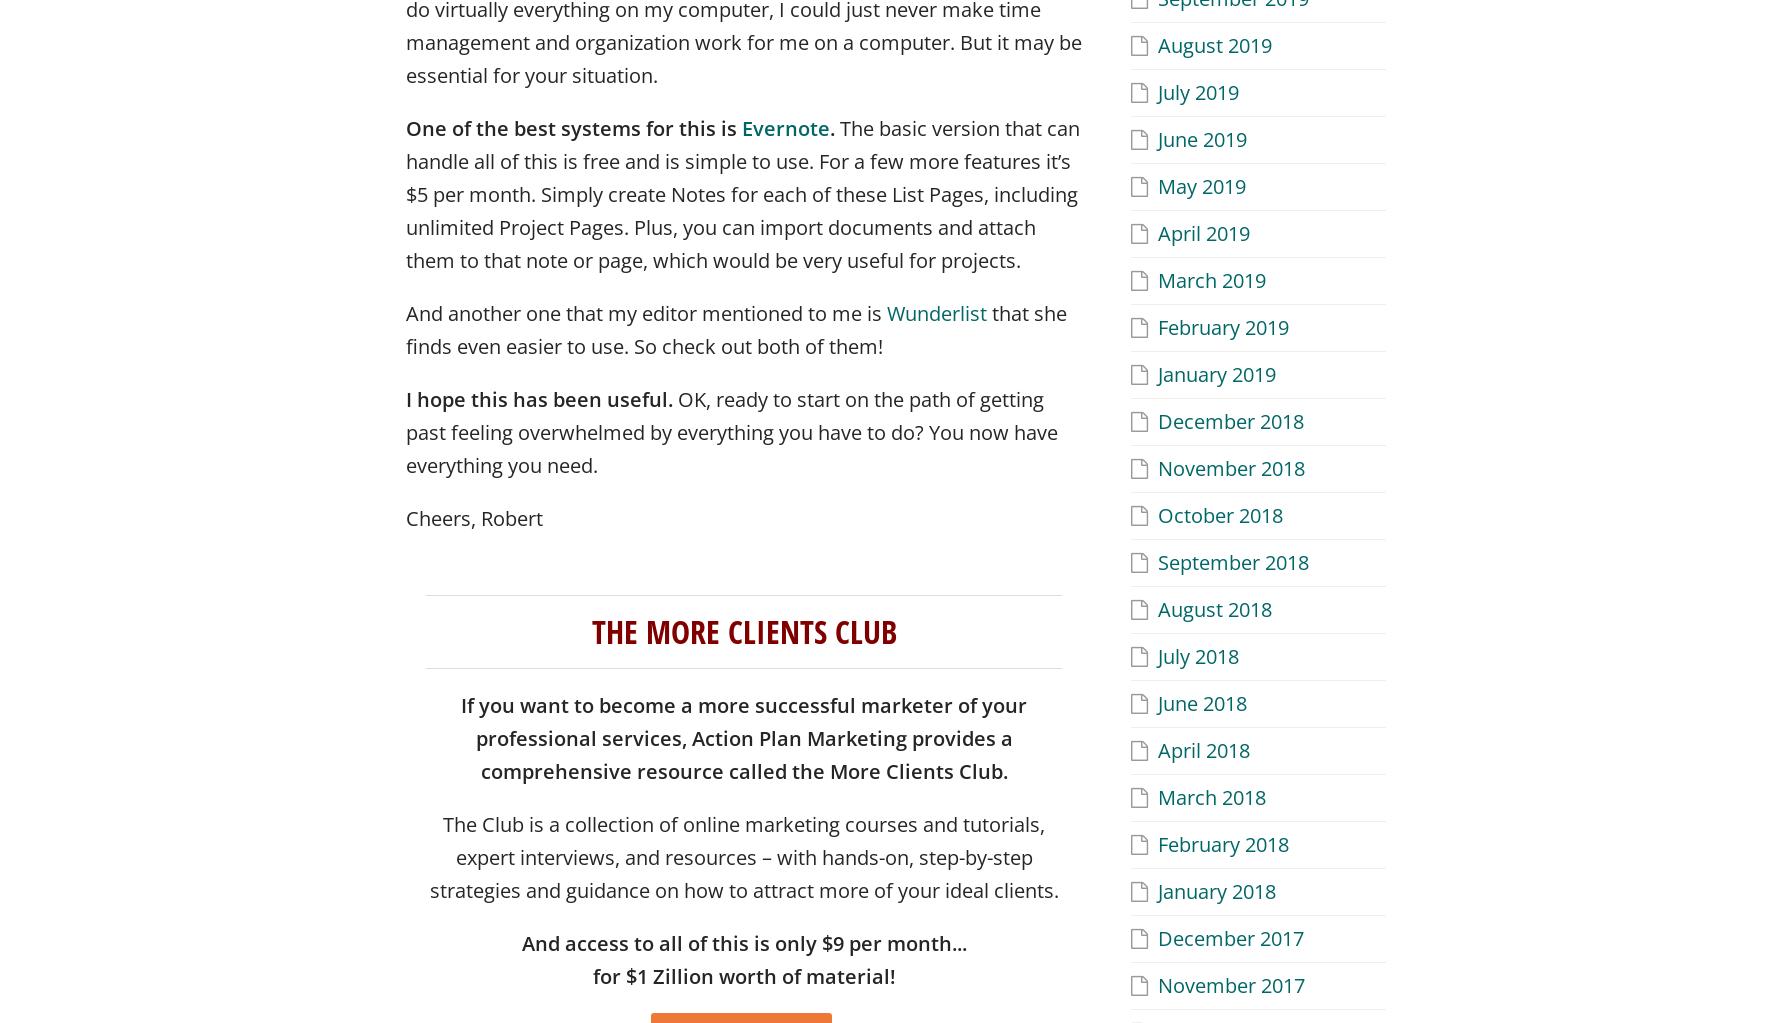 The height and width of the screenshot is (1023, 1792). I want to click on 'April 2018', so click(1204, 748).